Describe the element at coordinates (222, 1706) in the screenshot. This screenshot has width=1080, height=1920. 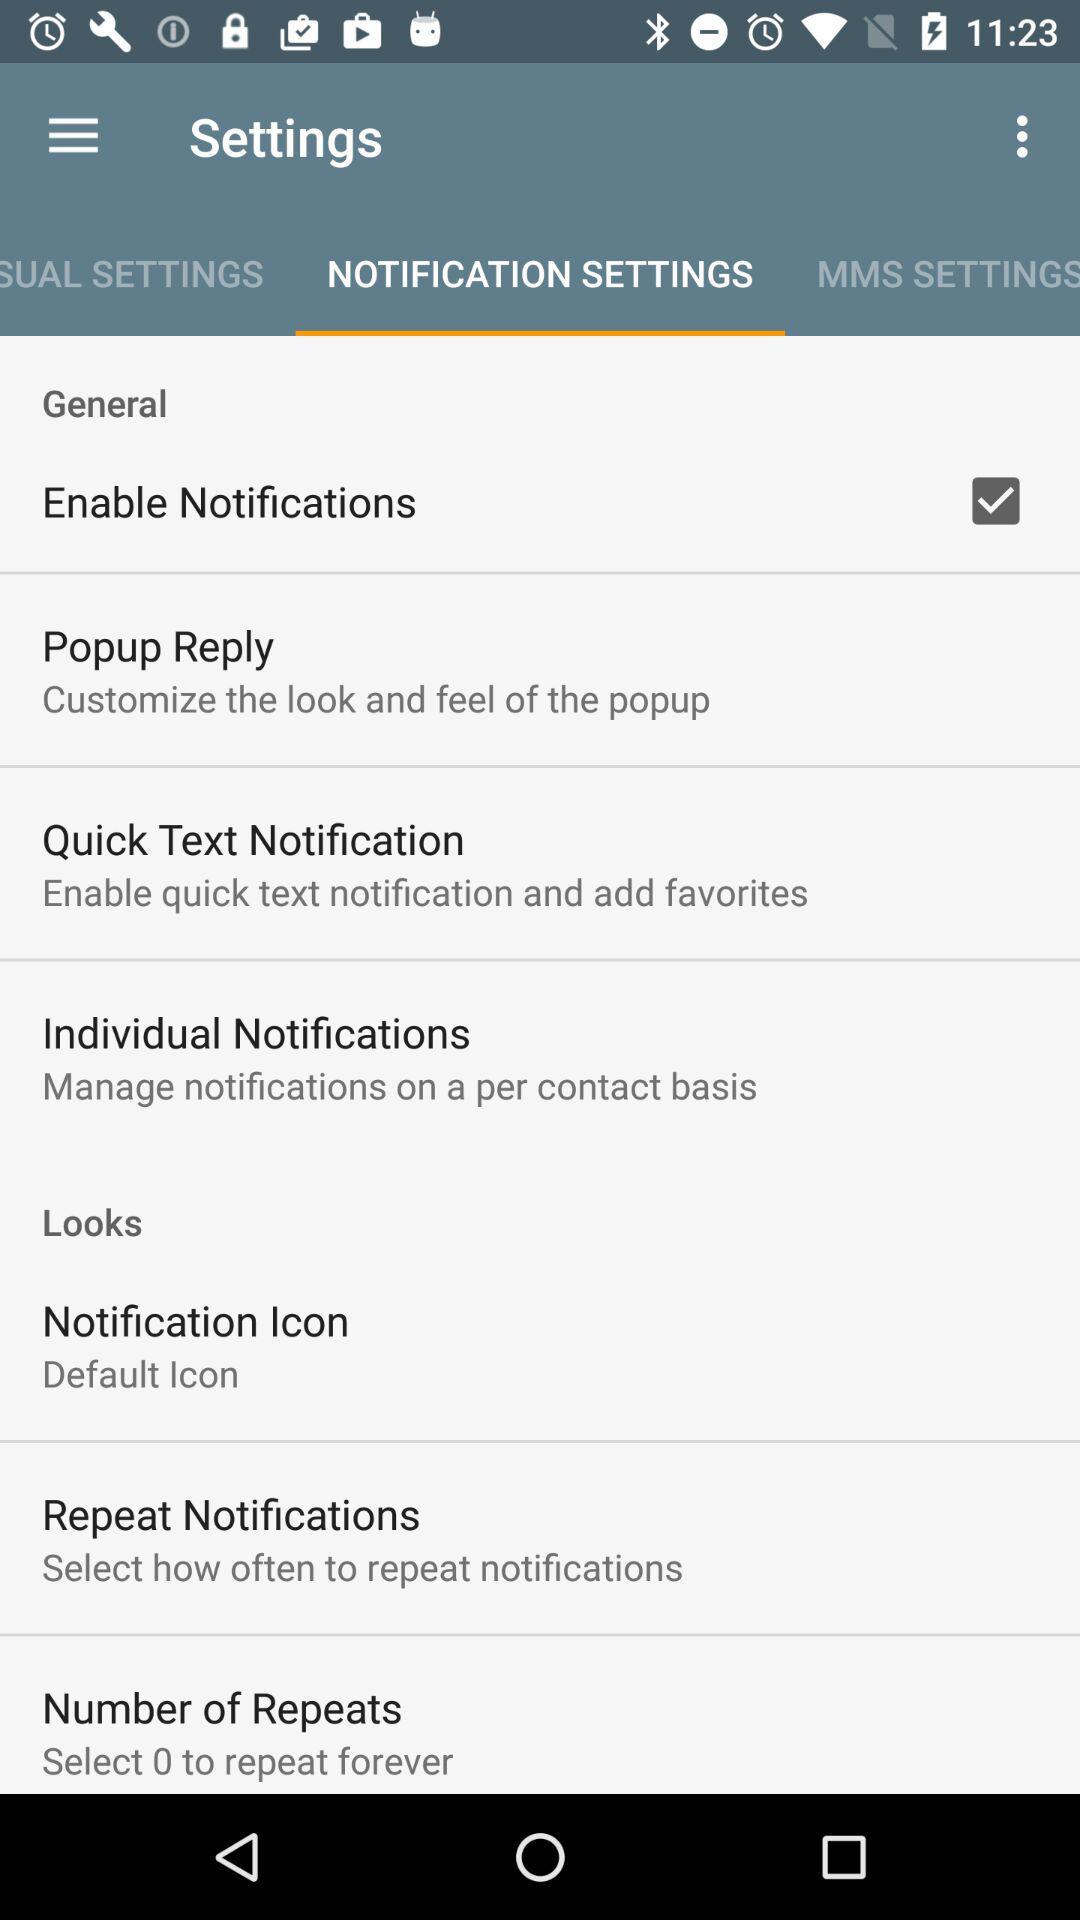
I see `the number of repeats icon` at that location.